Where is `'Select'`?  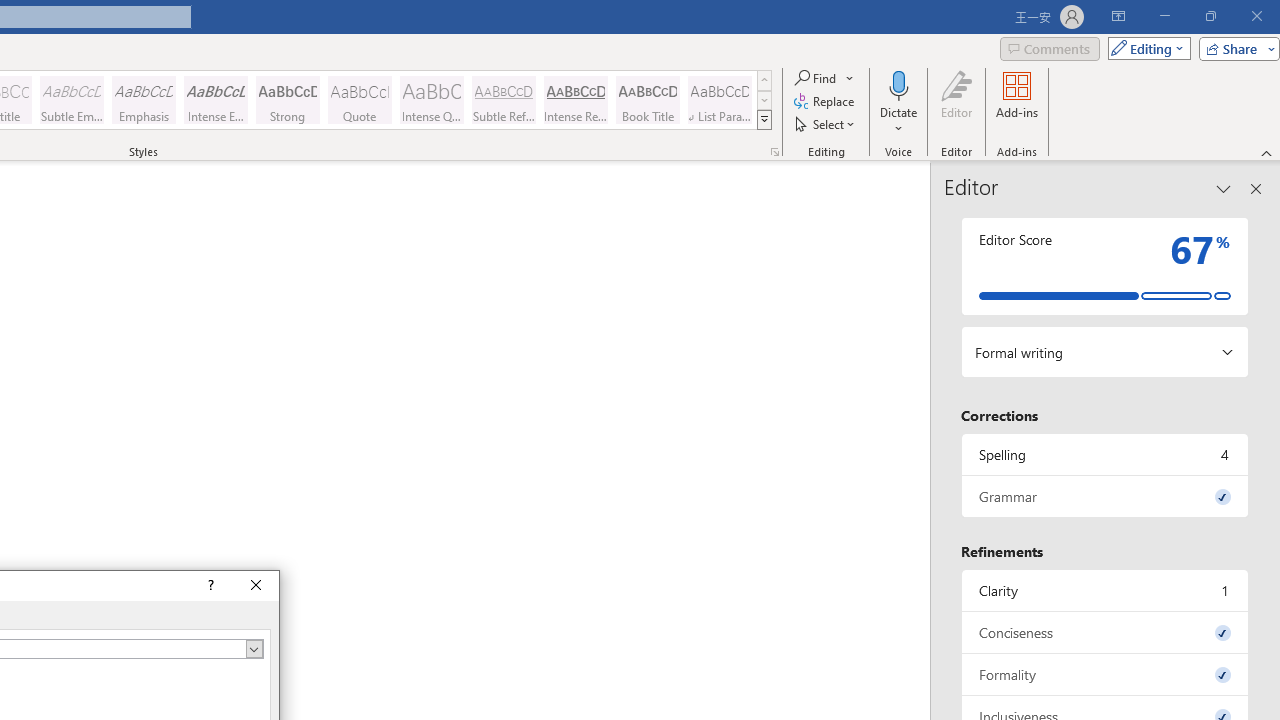
'Select' is located at coordinates (826, 124).